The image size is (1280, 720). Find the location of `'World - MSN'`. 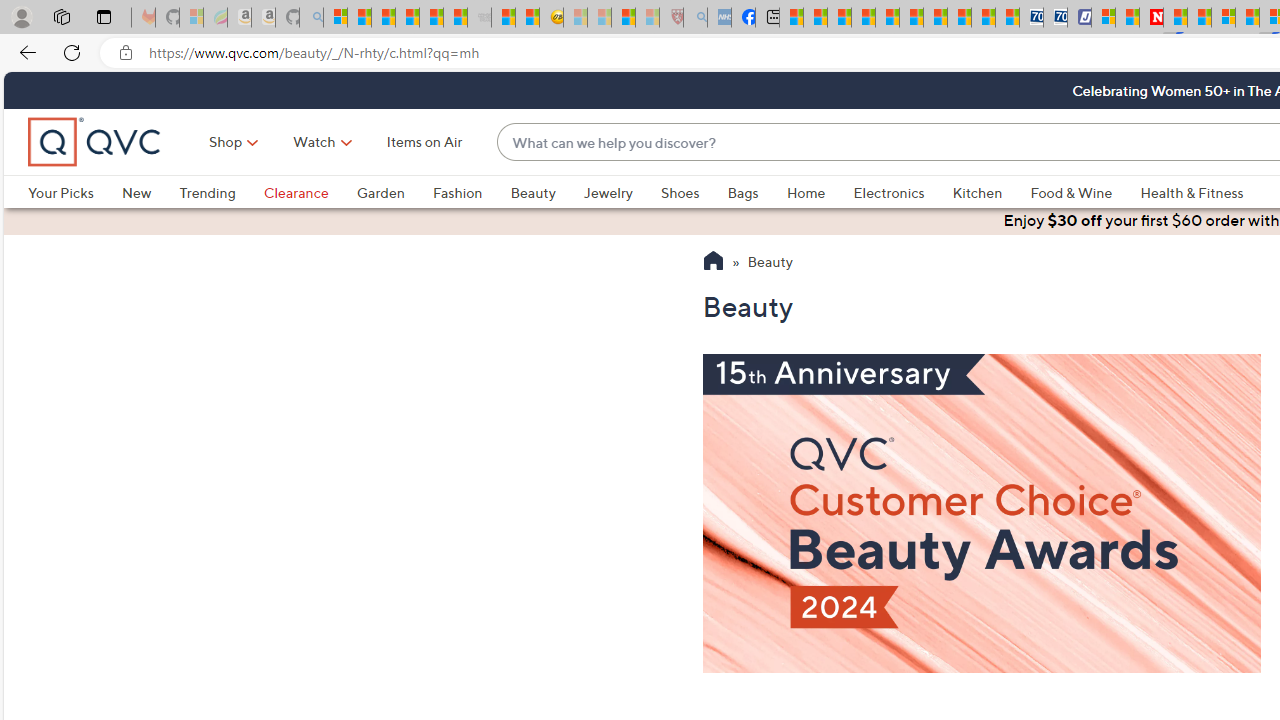

'World - MSN' is located at coordinates (839, 17).